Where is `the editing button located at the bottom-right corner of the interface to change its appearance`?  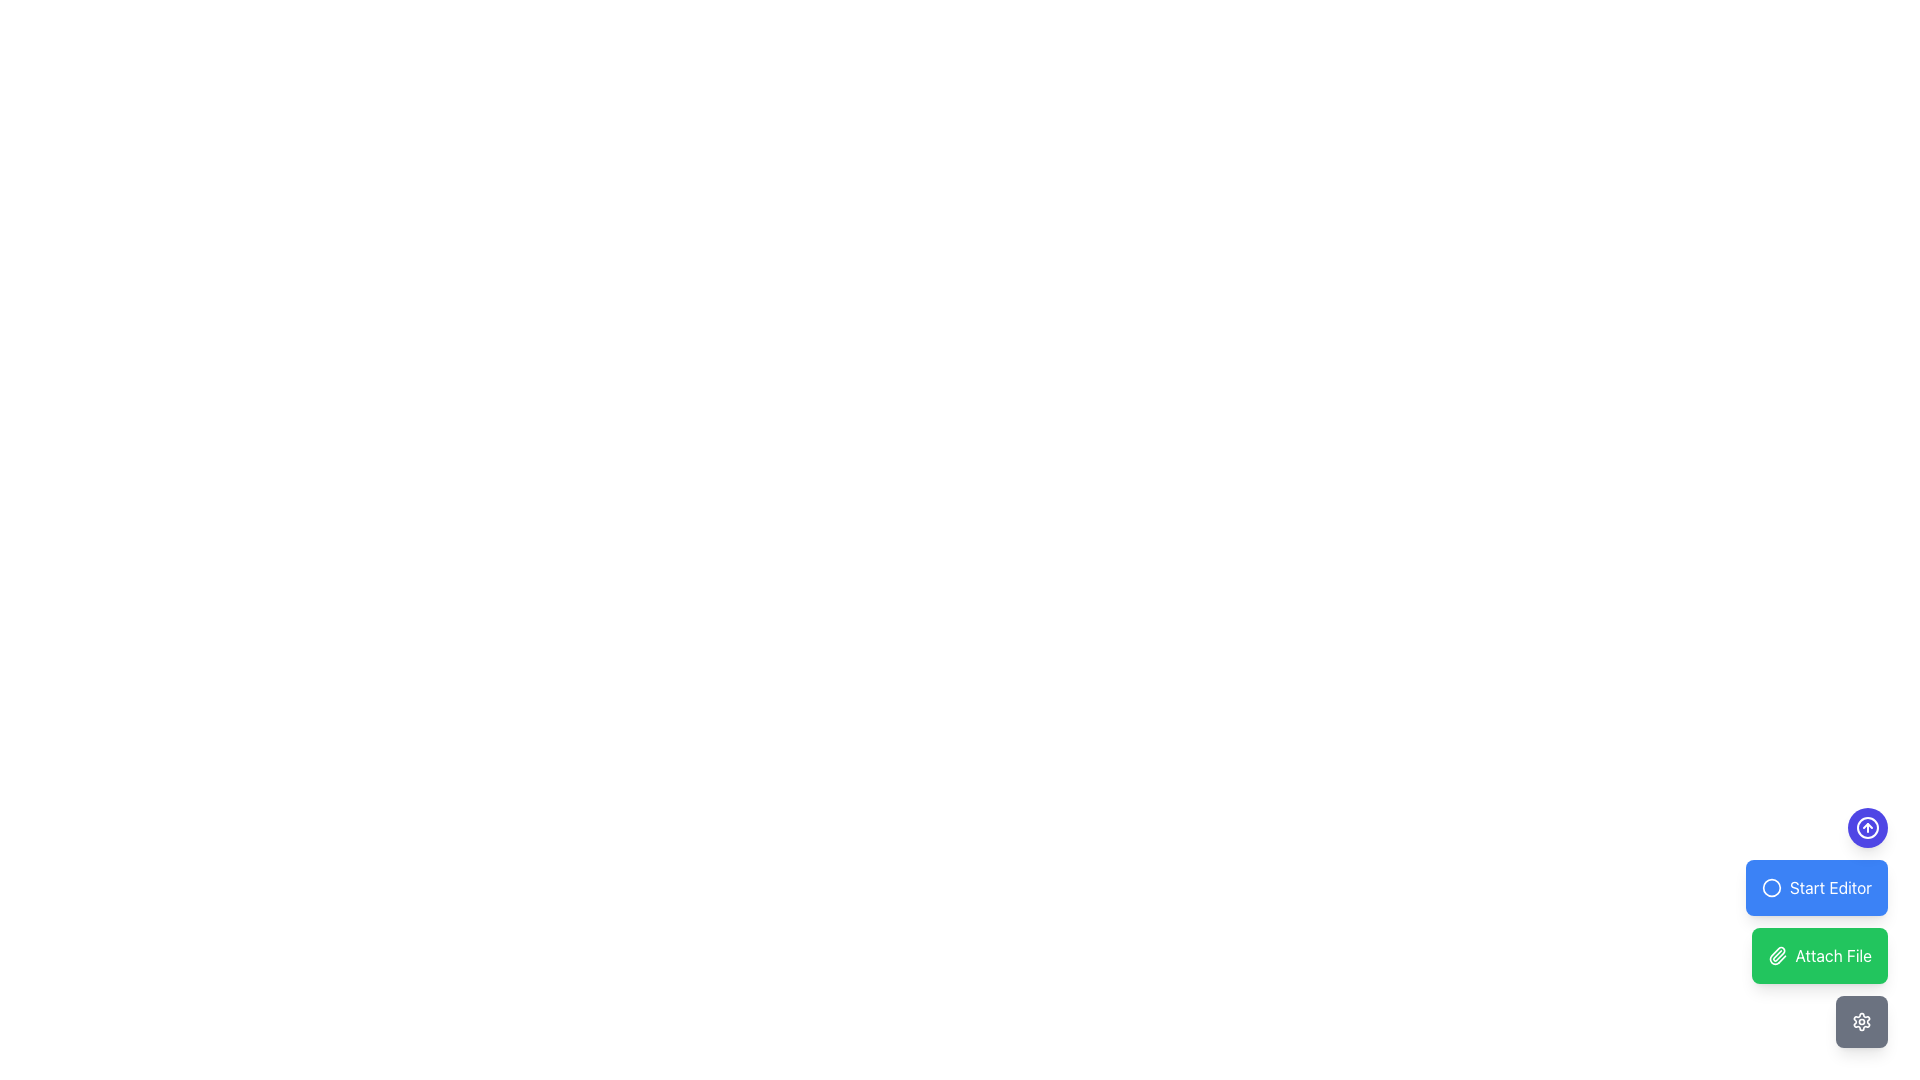 the editing button located at the bottom-right corner of the interface to change its appearance is located at coordinates (1816, 886).